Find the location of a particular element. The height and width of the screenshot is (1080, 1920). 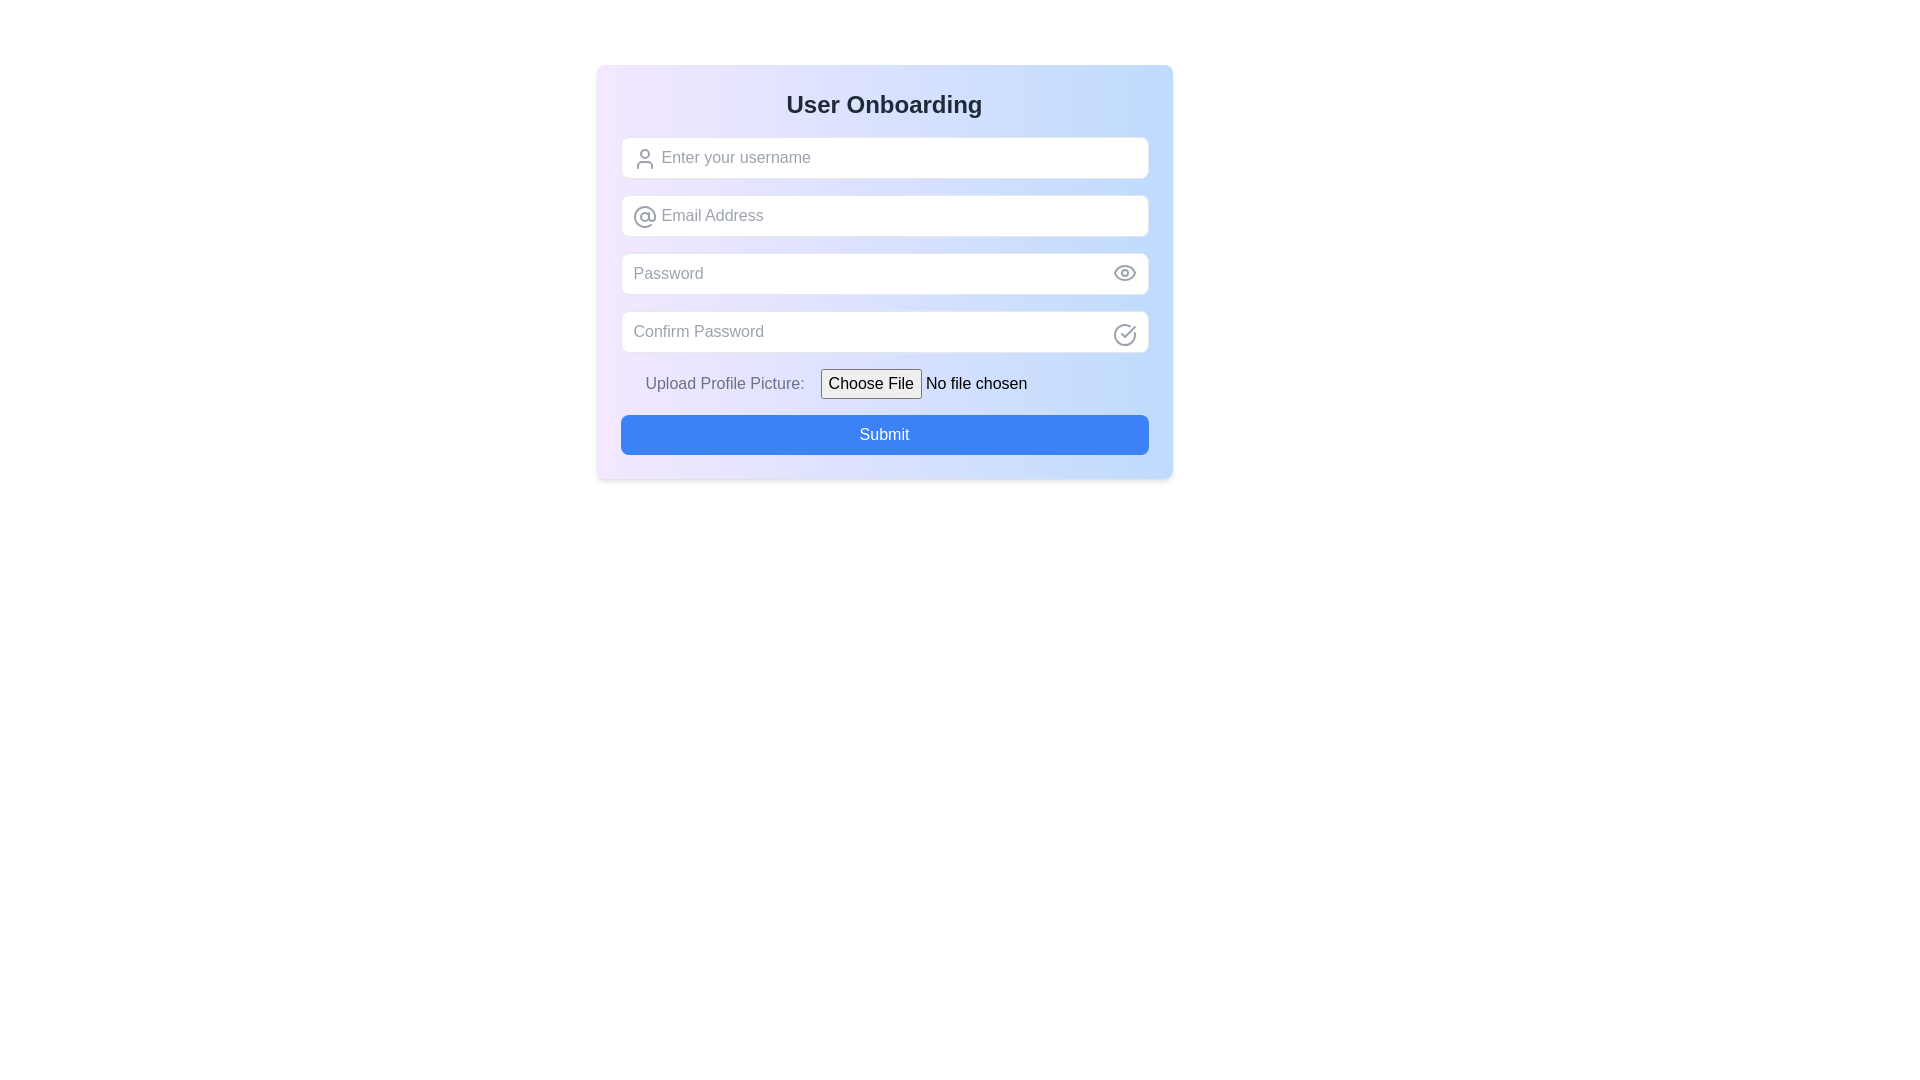

the fields of the user onboarding form is located at coordinates (883, 296).